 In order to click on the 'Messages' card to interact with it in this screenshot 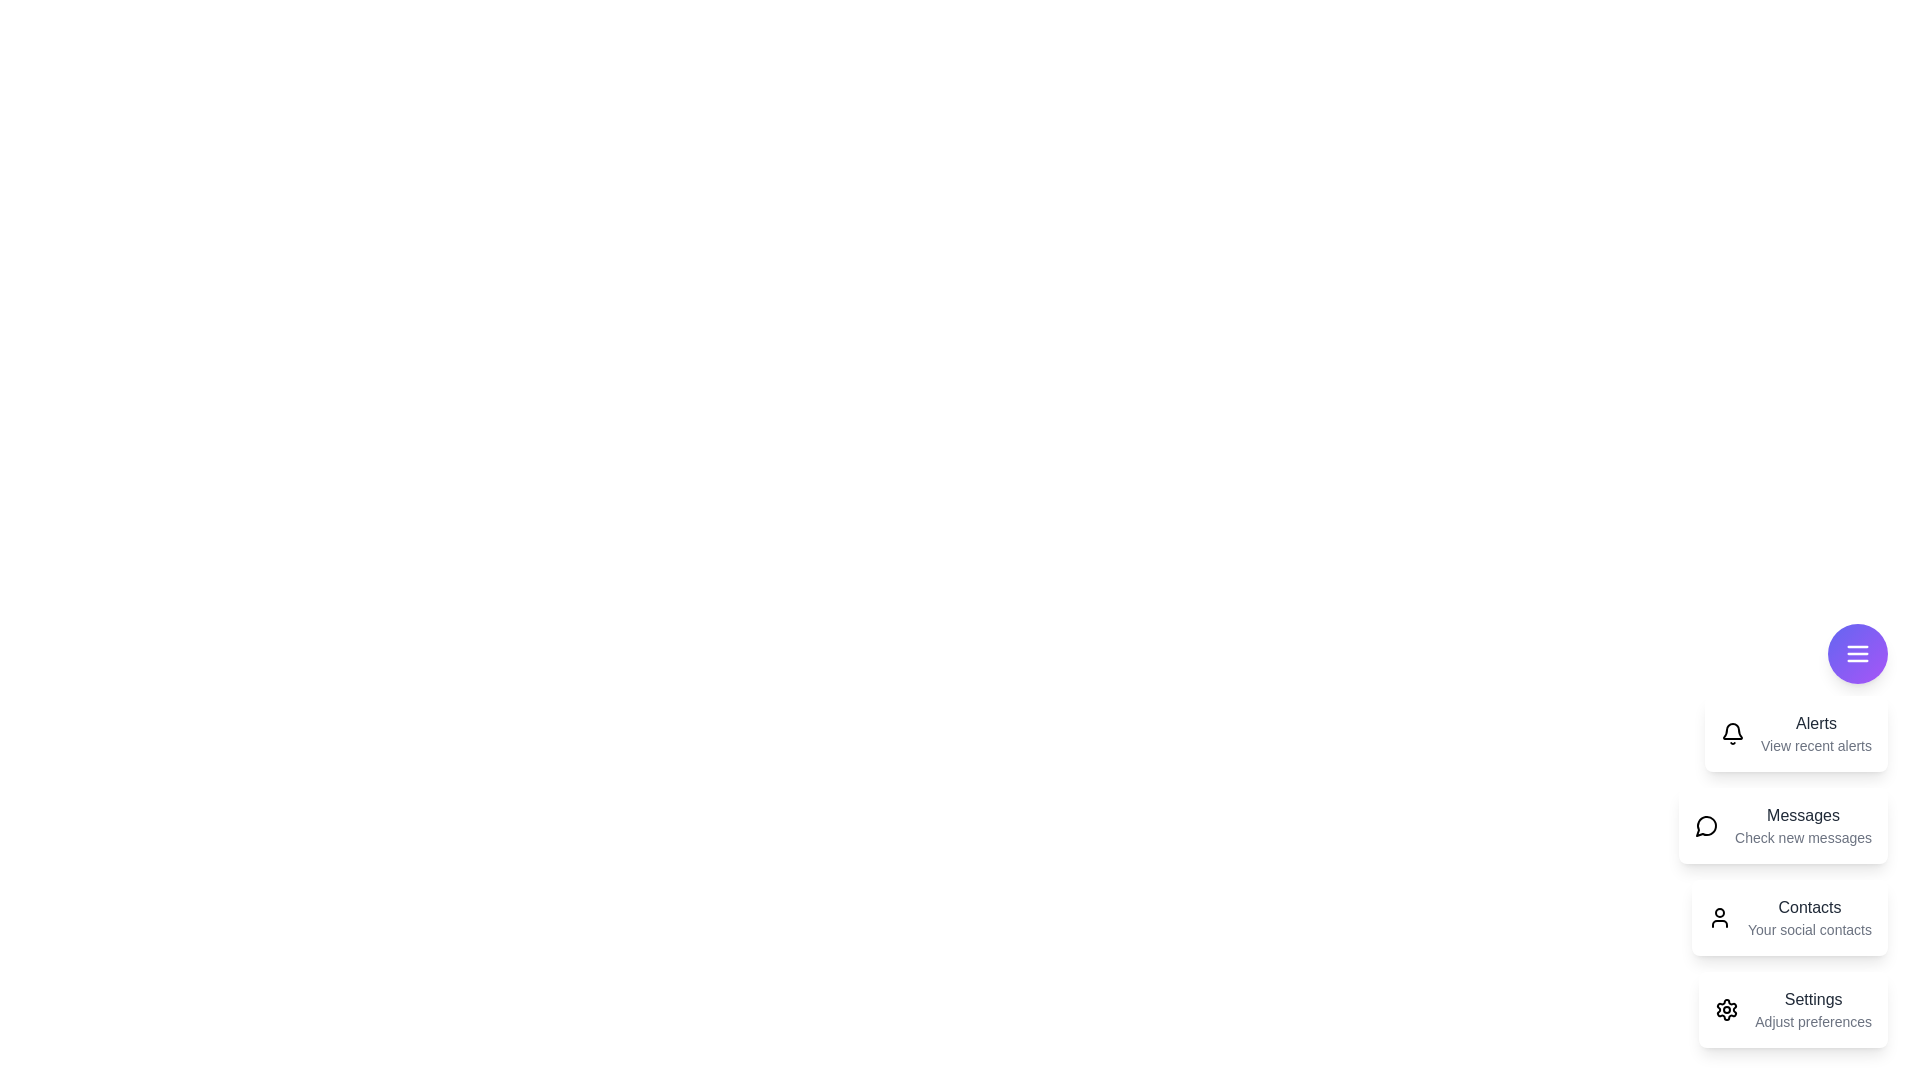, I will do `click(1782, 825)`.